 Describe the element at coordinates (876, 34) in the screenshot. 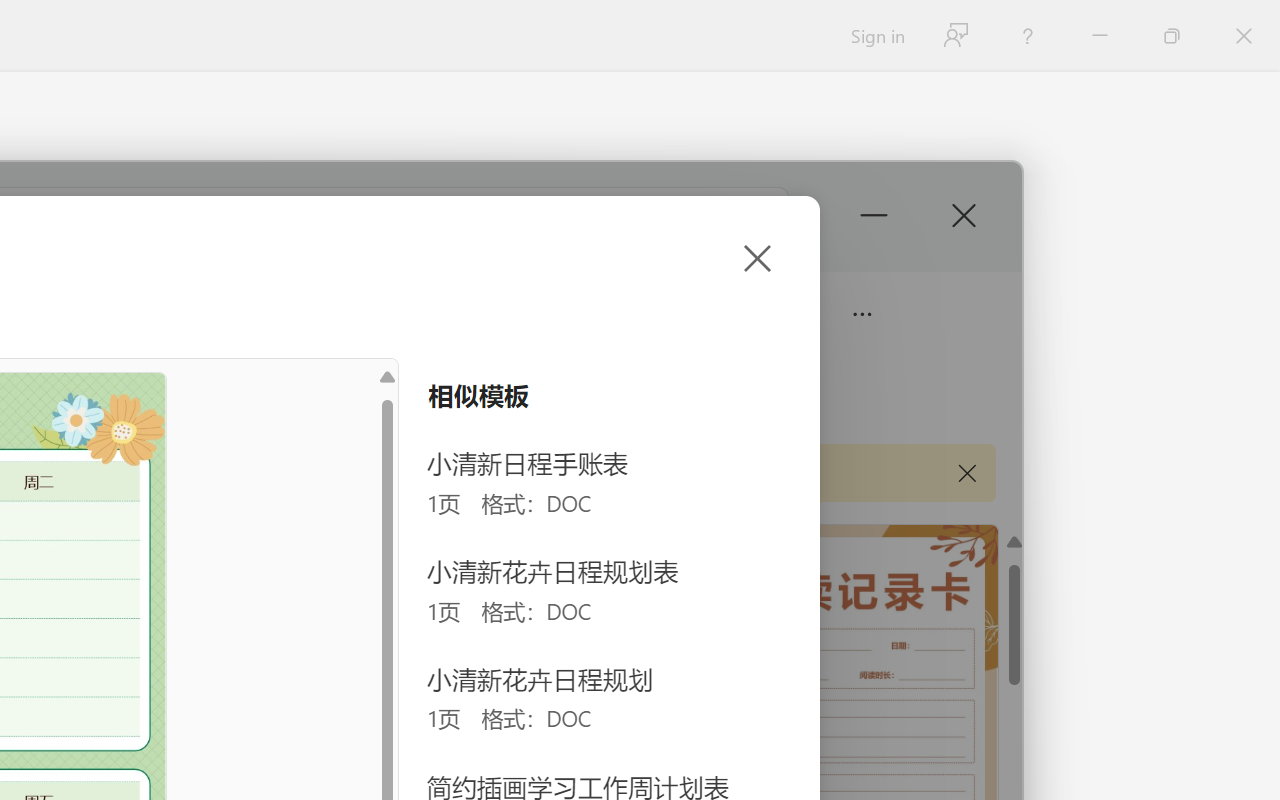

I see `'Sign in'` at that location.